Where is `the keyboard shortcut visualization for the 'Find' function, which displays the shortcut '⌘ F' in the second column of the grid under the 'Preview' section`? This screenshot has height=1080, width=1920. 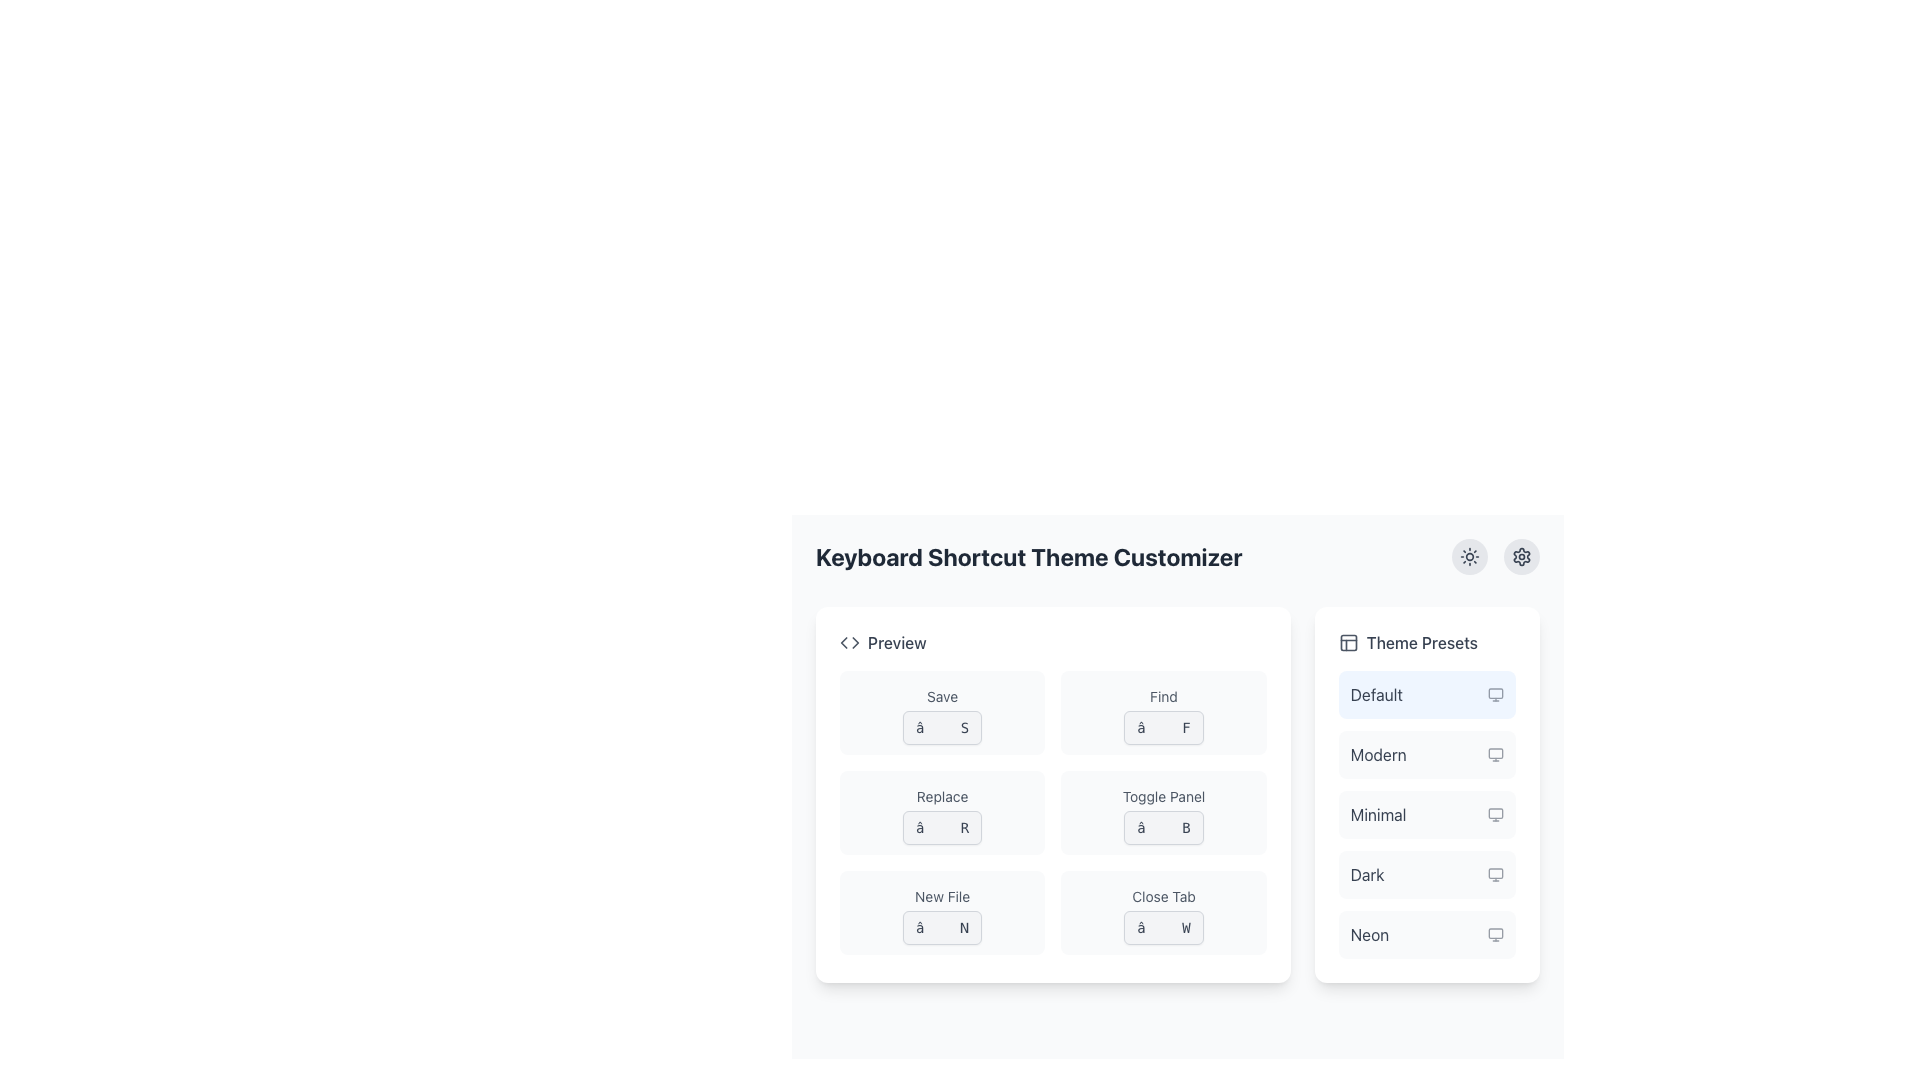
the keyboard shortcut visualization for the 'Find' function, which displays the shortcut '⌘ F' in the second column of the grid under the 'Preview' section is located at coordinates (1163, 728).